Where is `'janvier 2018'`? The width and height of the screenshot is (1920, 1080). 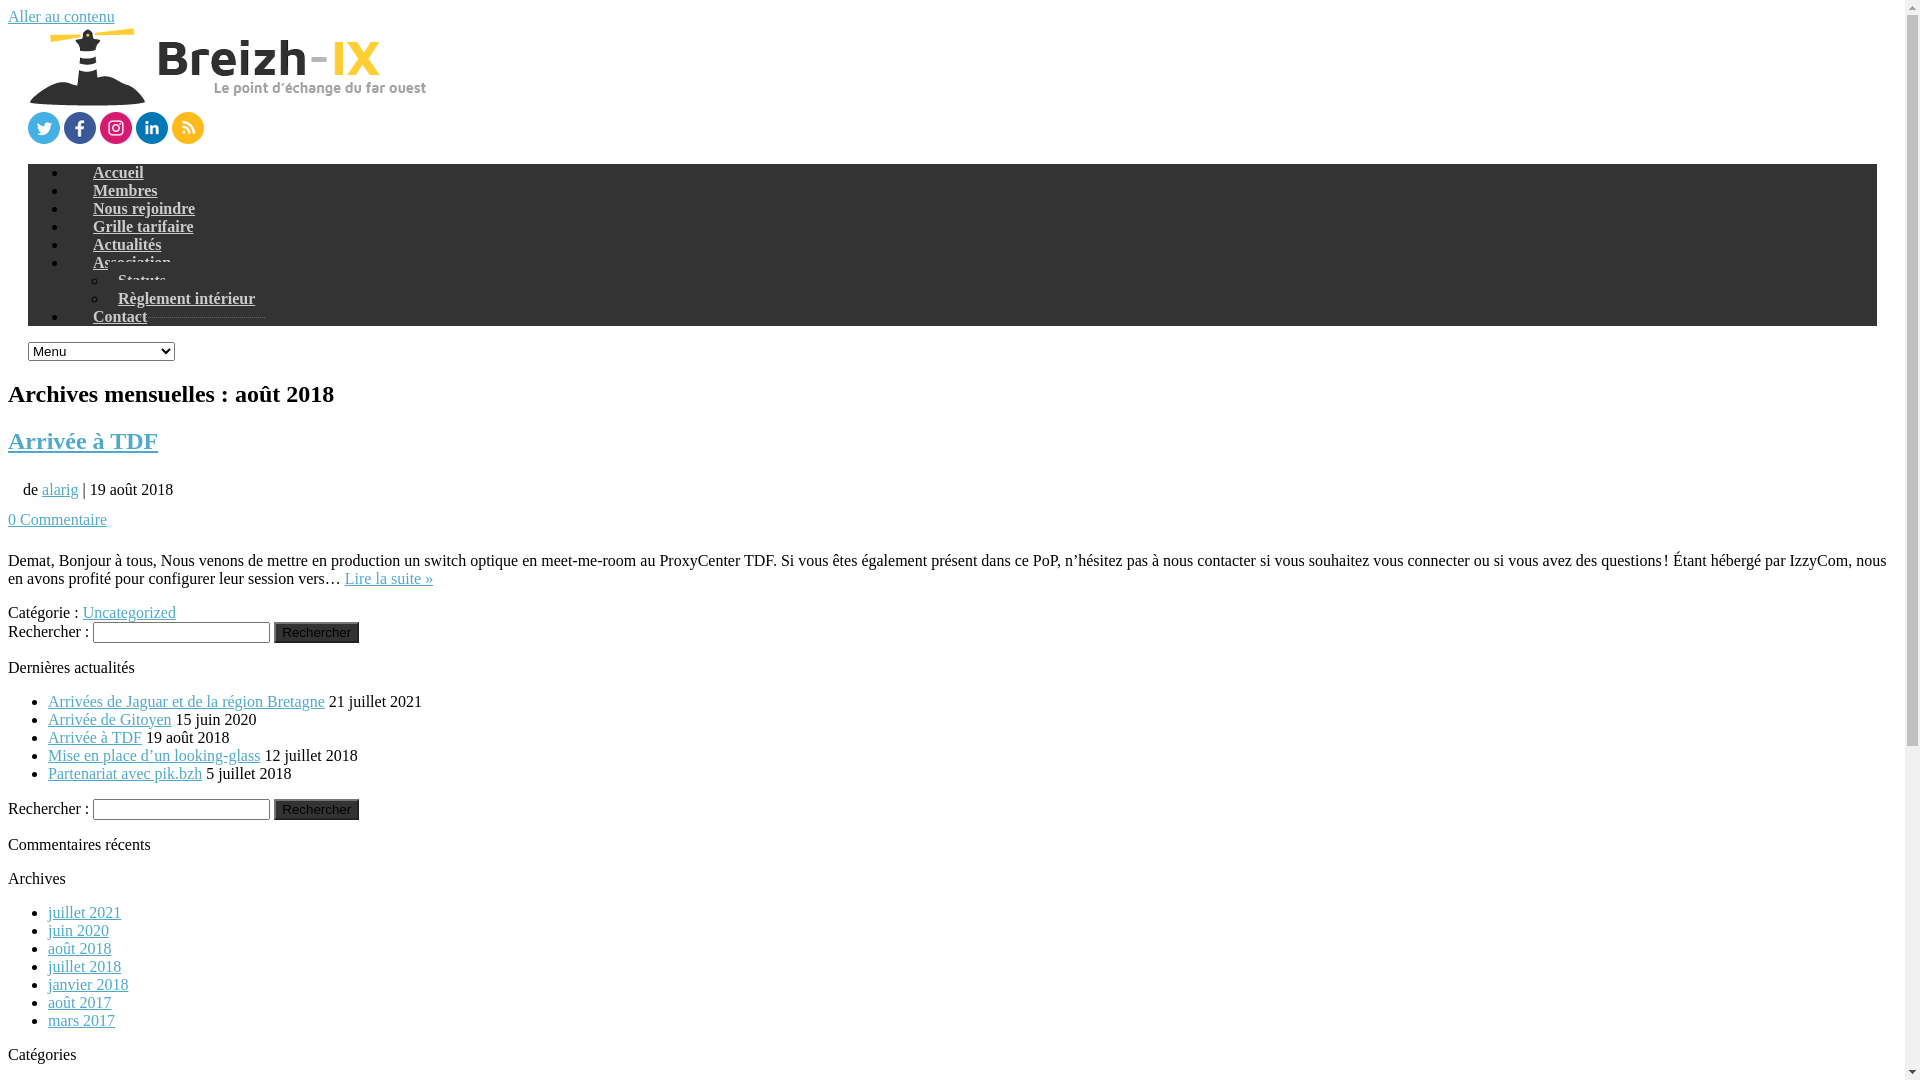
'janvier 2018' is located at coordinates (86, 983).